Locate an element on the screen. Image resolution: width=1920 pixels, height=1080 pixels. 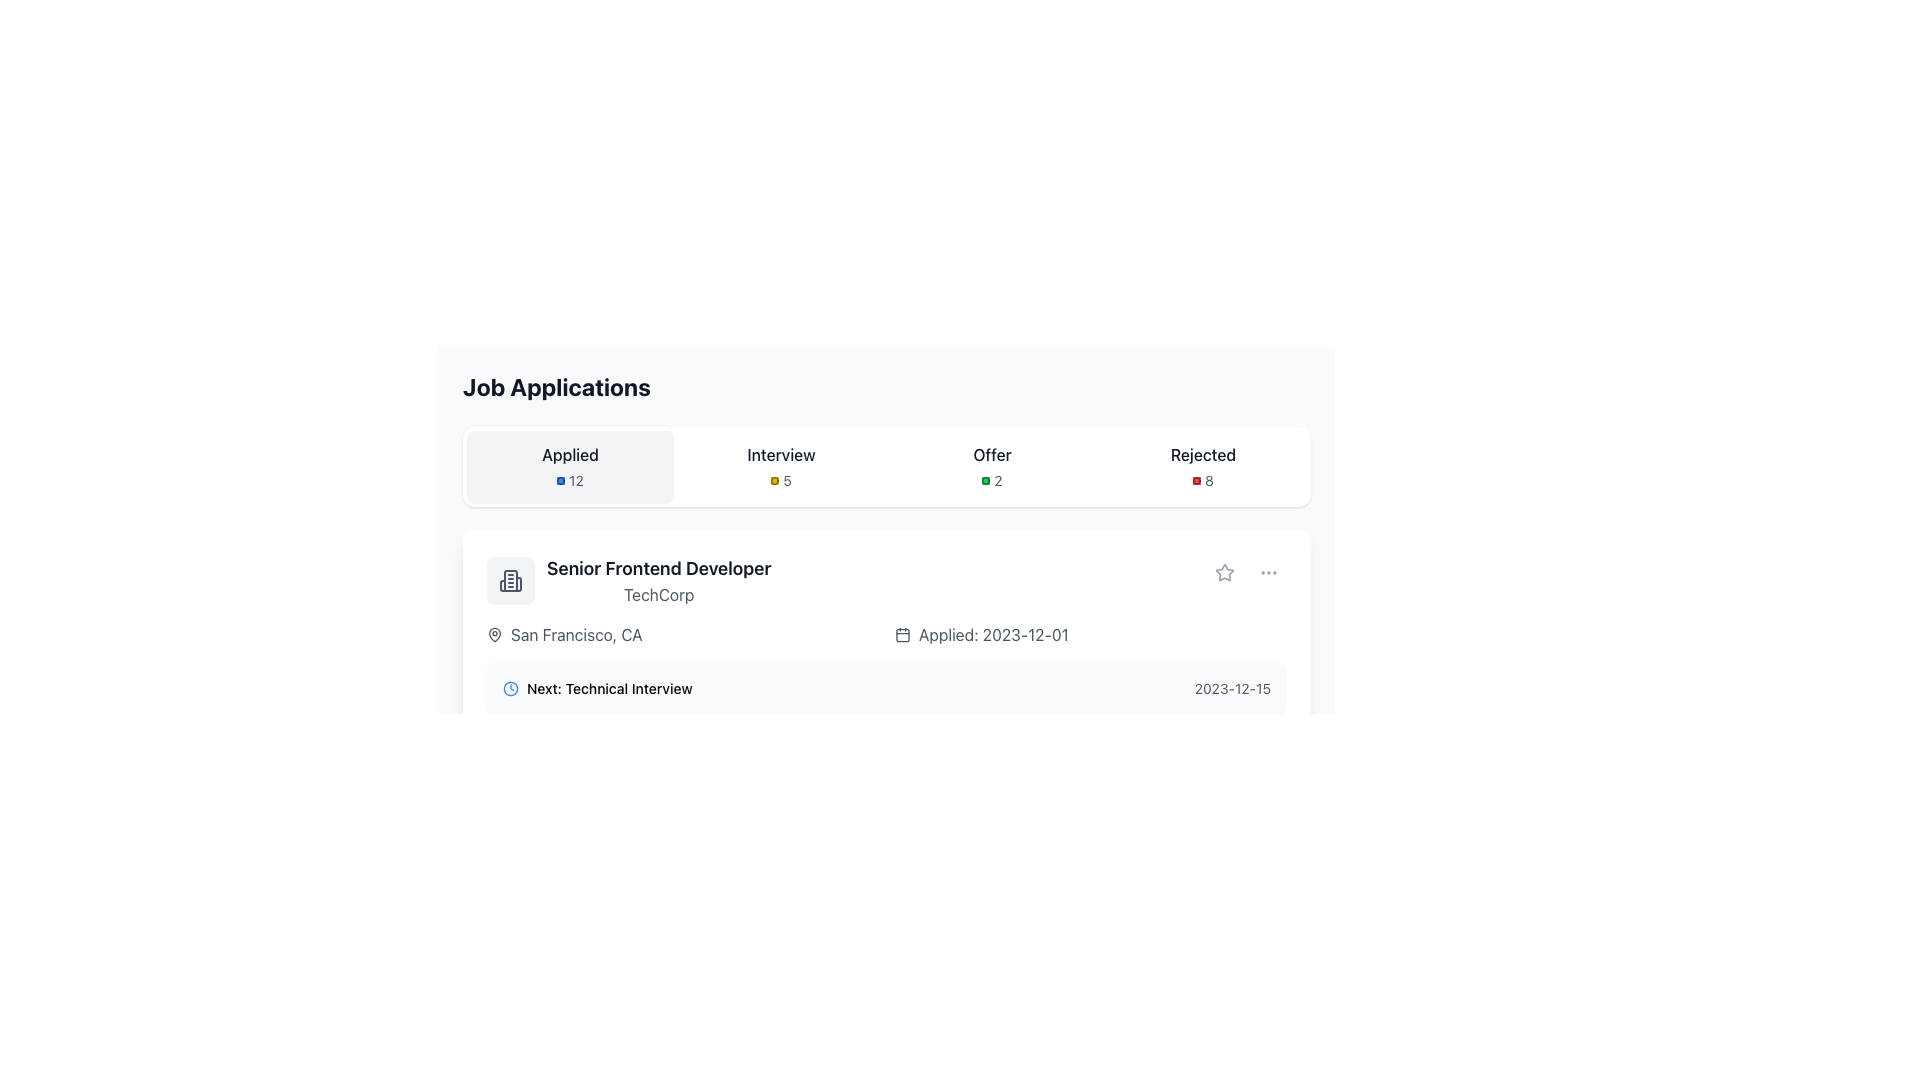
the text label indicating the count of rejected job applications, located in the 'Job Applications' section under the 'Rejected' category label, to the right of a small red circular icon is located at coordinates (1208, 481).